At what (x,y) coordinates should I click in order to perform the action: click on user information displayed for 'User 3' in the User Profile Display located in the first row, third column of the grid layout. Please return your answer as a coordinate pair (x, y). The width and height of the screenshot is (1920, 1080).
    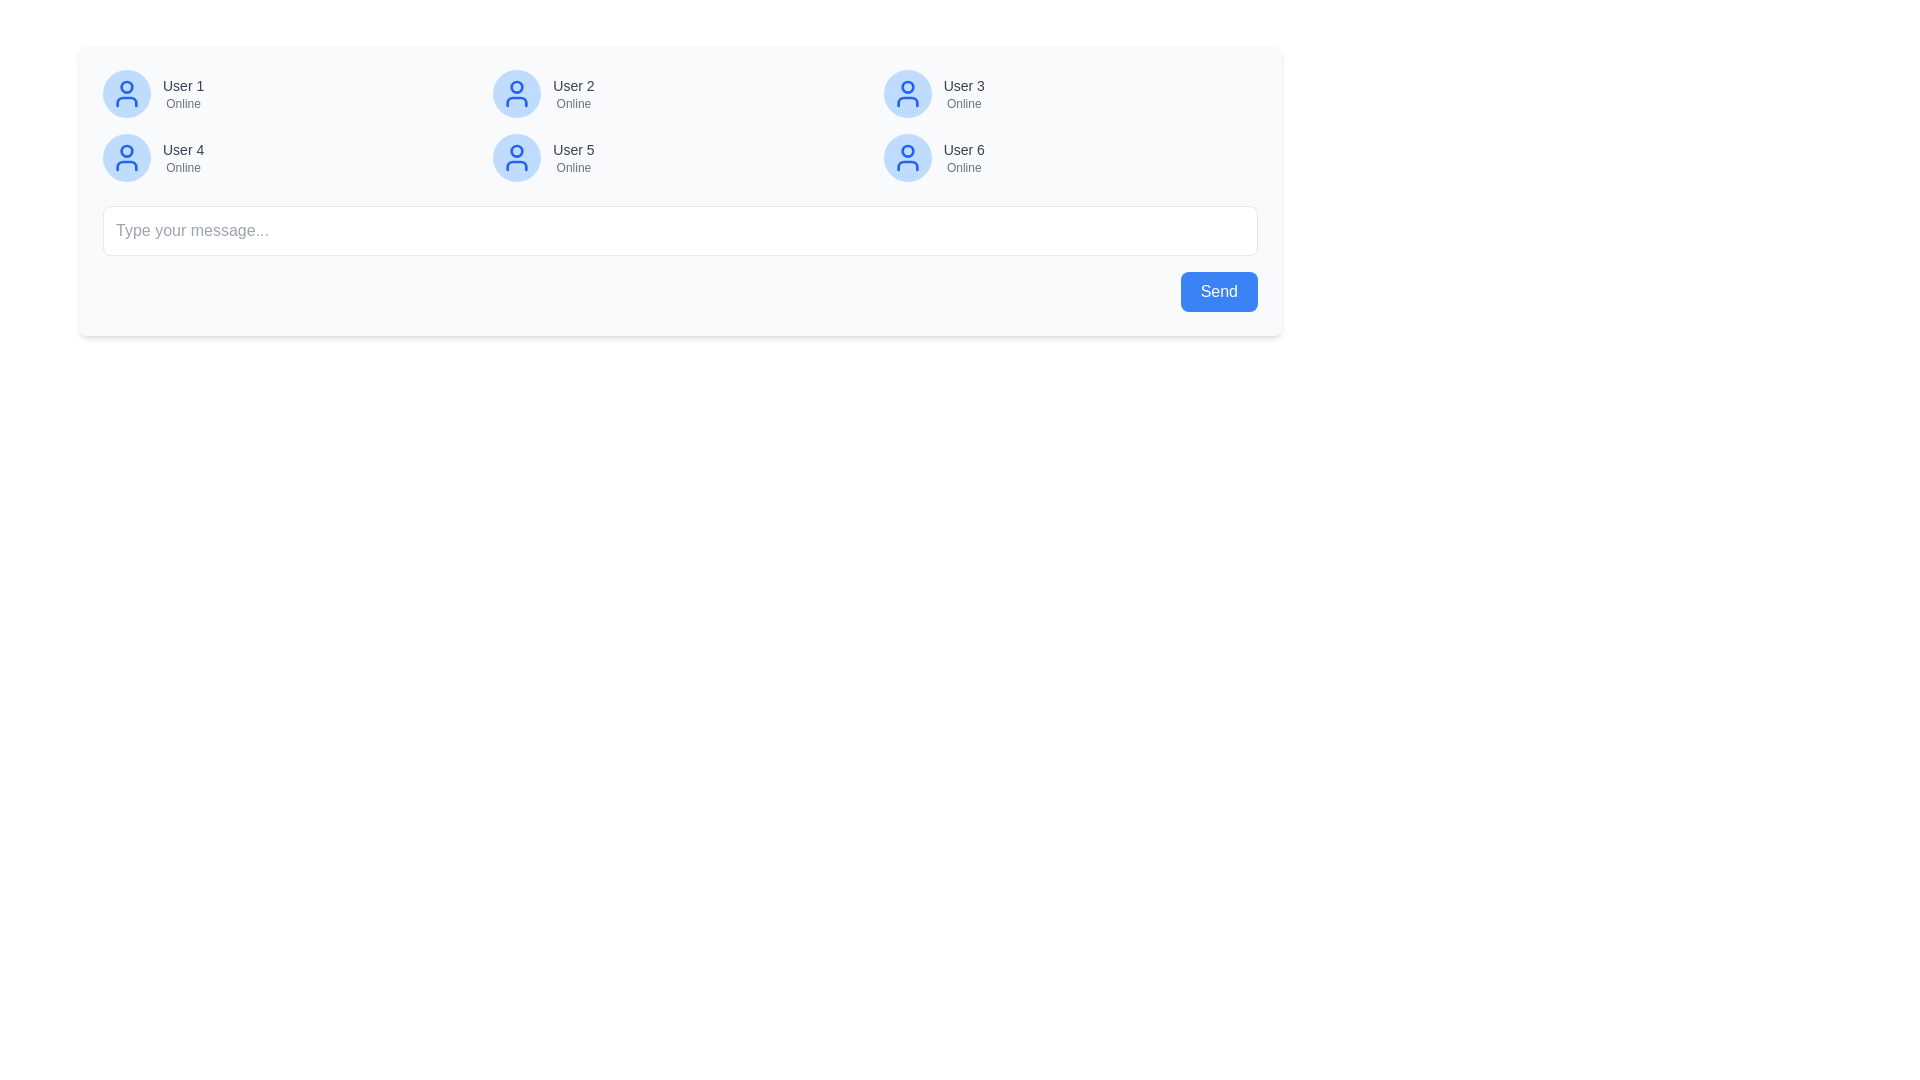
    Looking at the image, I should click on (1069, 93).